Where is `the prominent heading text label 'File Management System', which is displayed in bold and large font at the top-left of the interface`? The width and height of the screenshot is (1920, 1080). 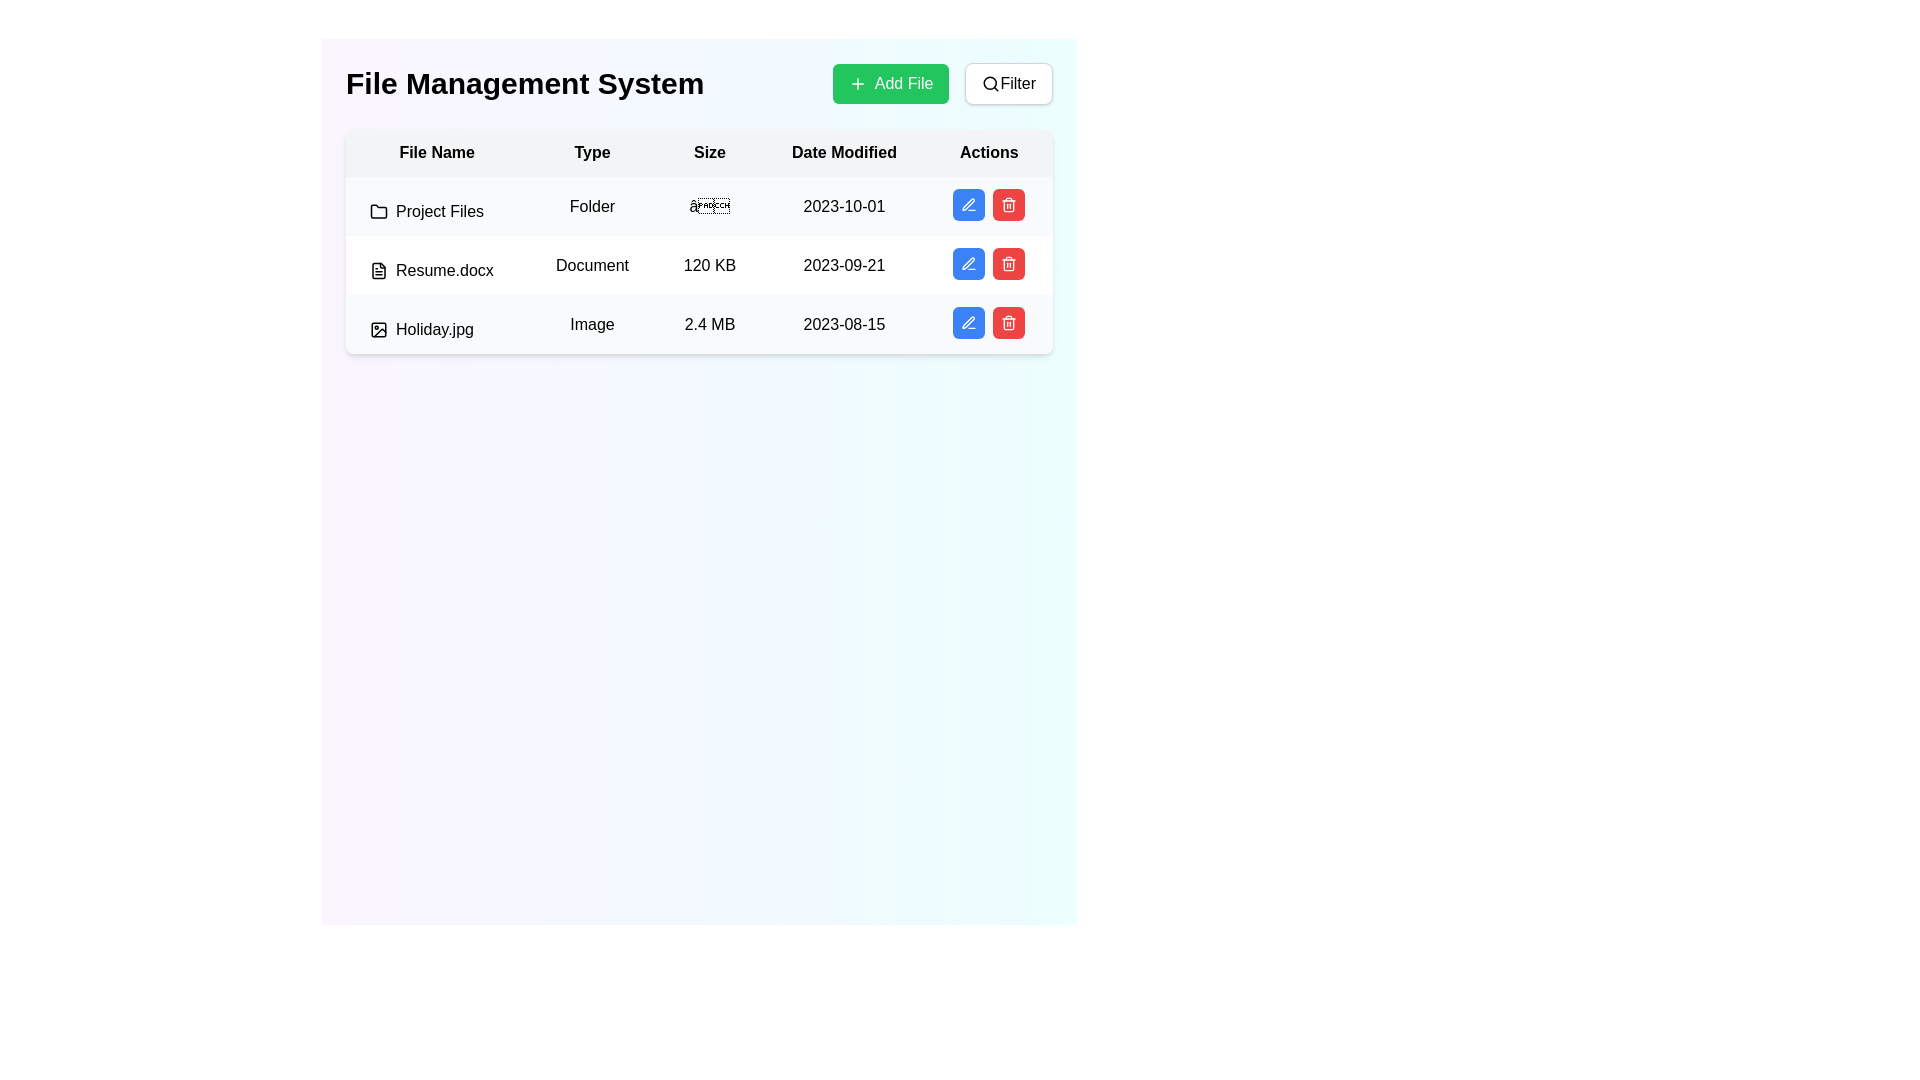 the prominent heading text label 'File Management System', which is displayed in bold and large font at the top-left of the interface is located at coordinates (525, 83).